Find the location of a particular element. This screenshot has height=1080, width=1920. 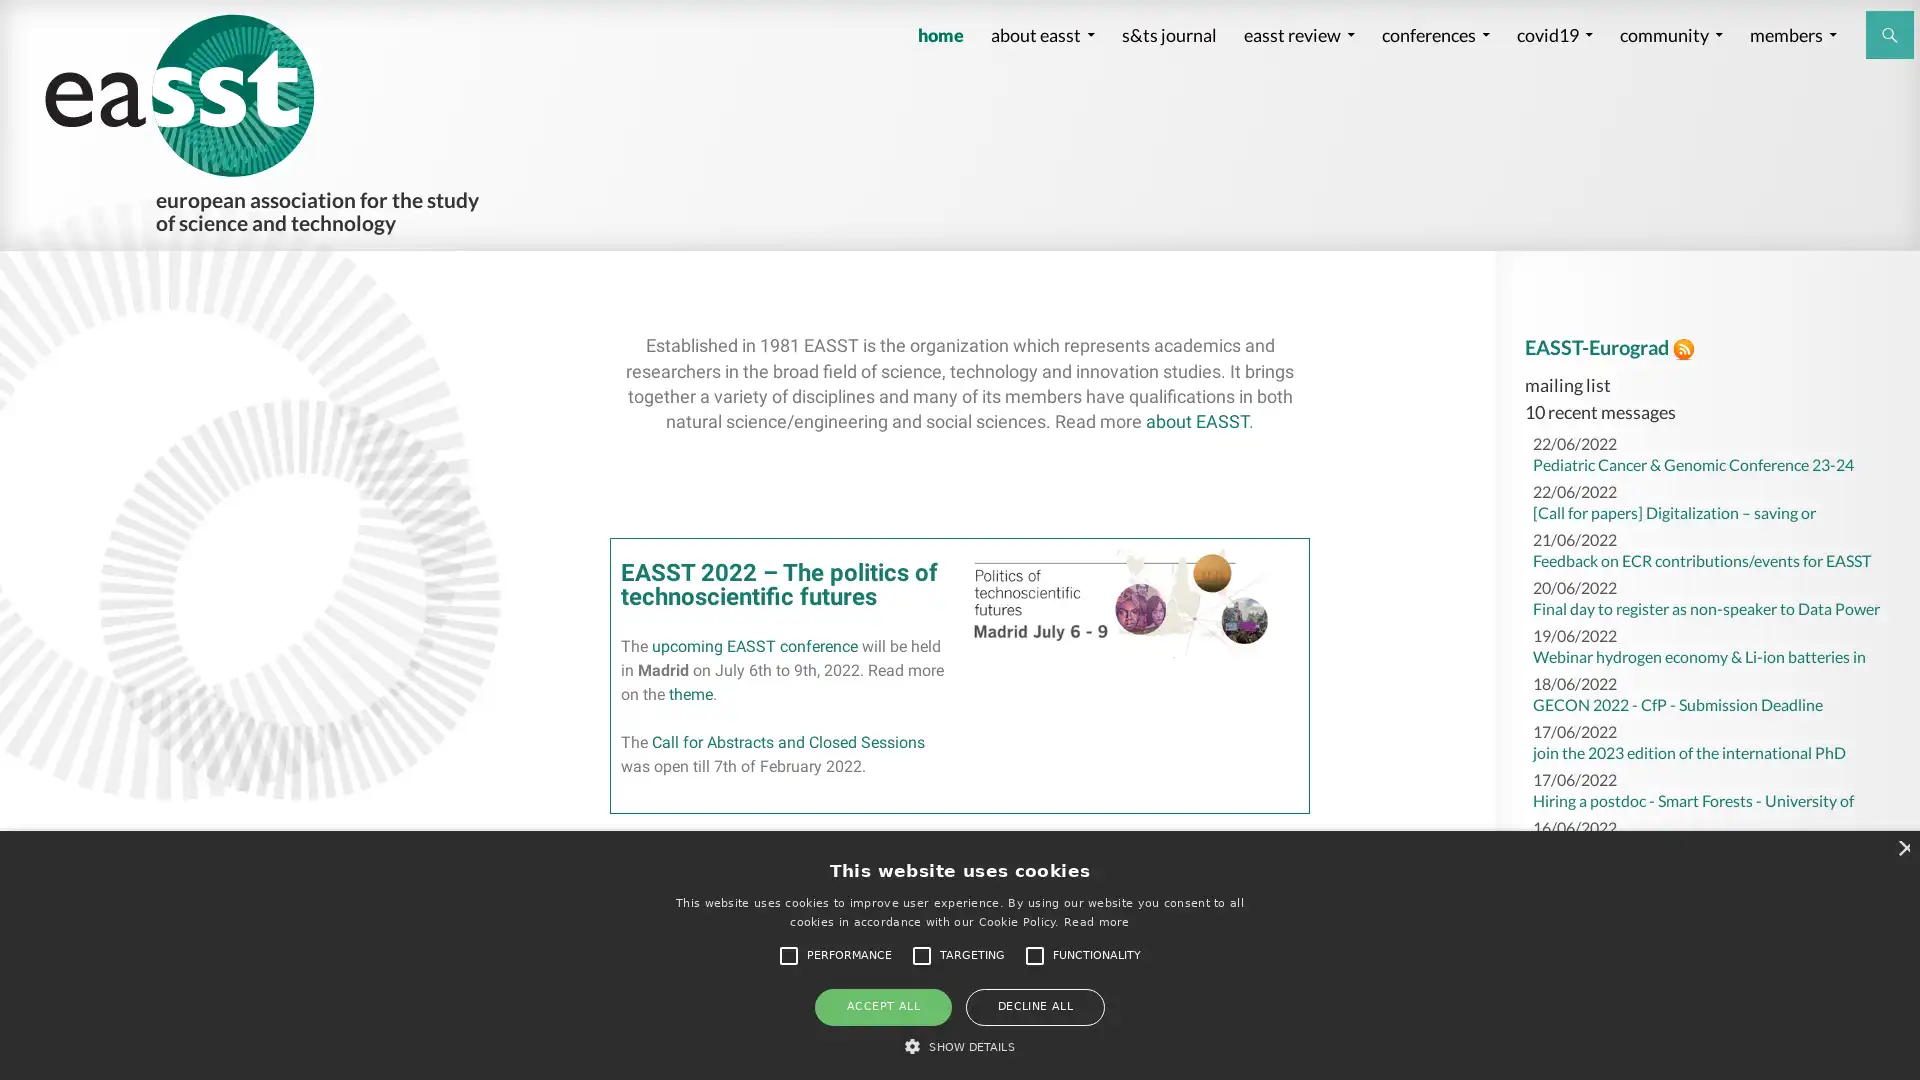

Close is located at coordinates (1901, 847).